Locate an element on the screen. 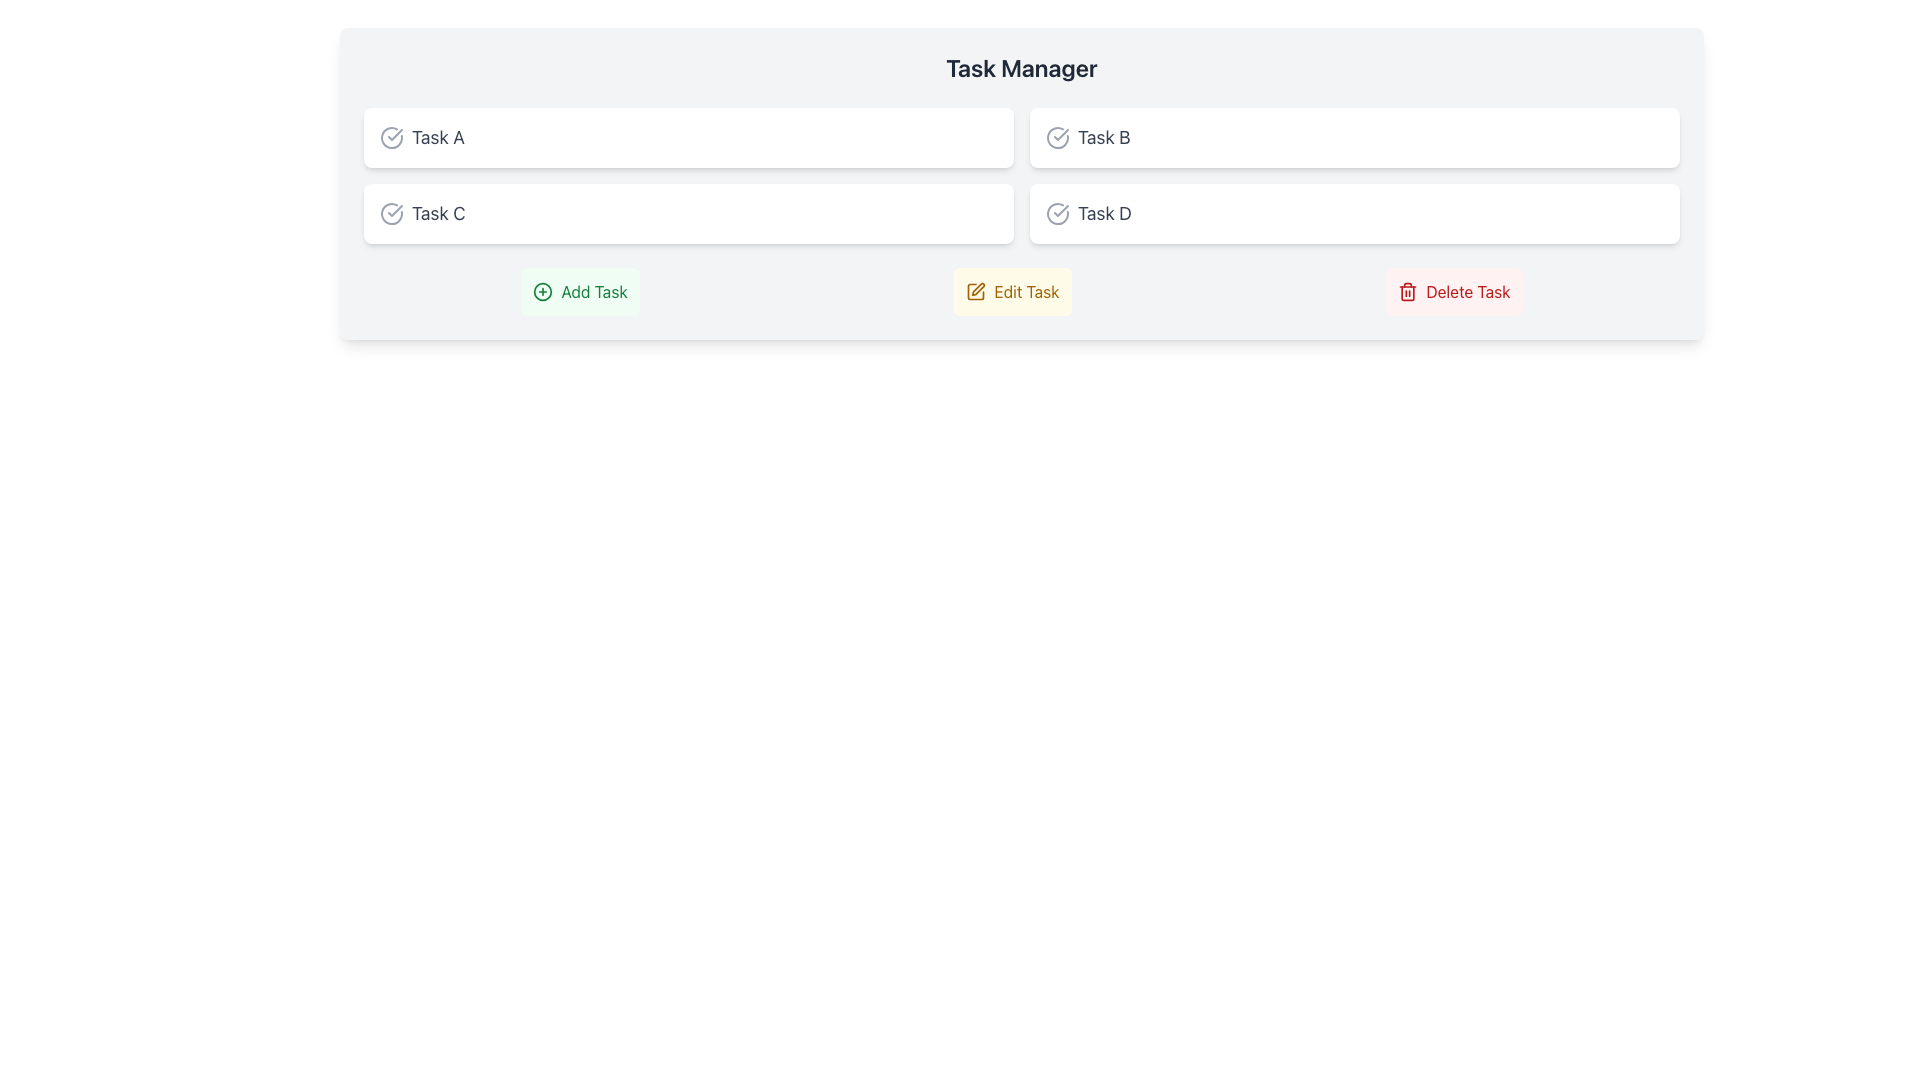  the Status Icon located in the task row labeled 'Task B' is located at coordinates (1056, 137).